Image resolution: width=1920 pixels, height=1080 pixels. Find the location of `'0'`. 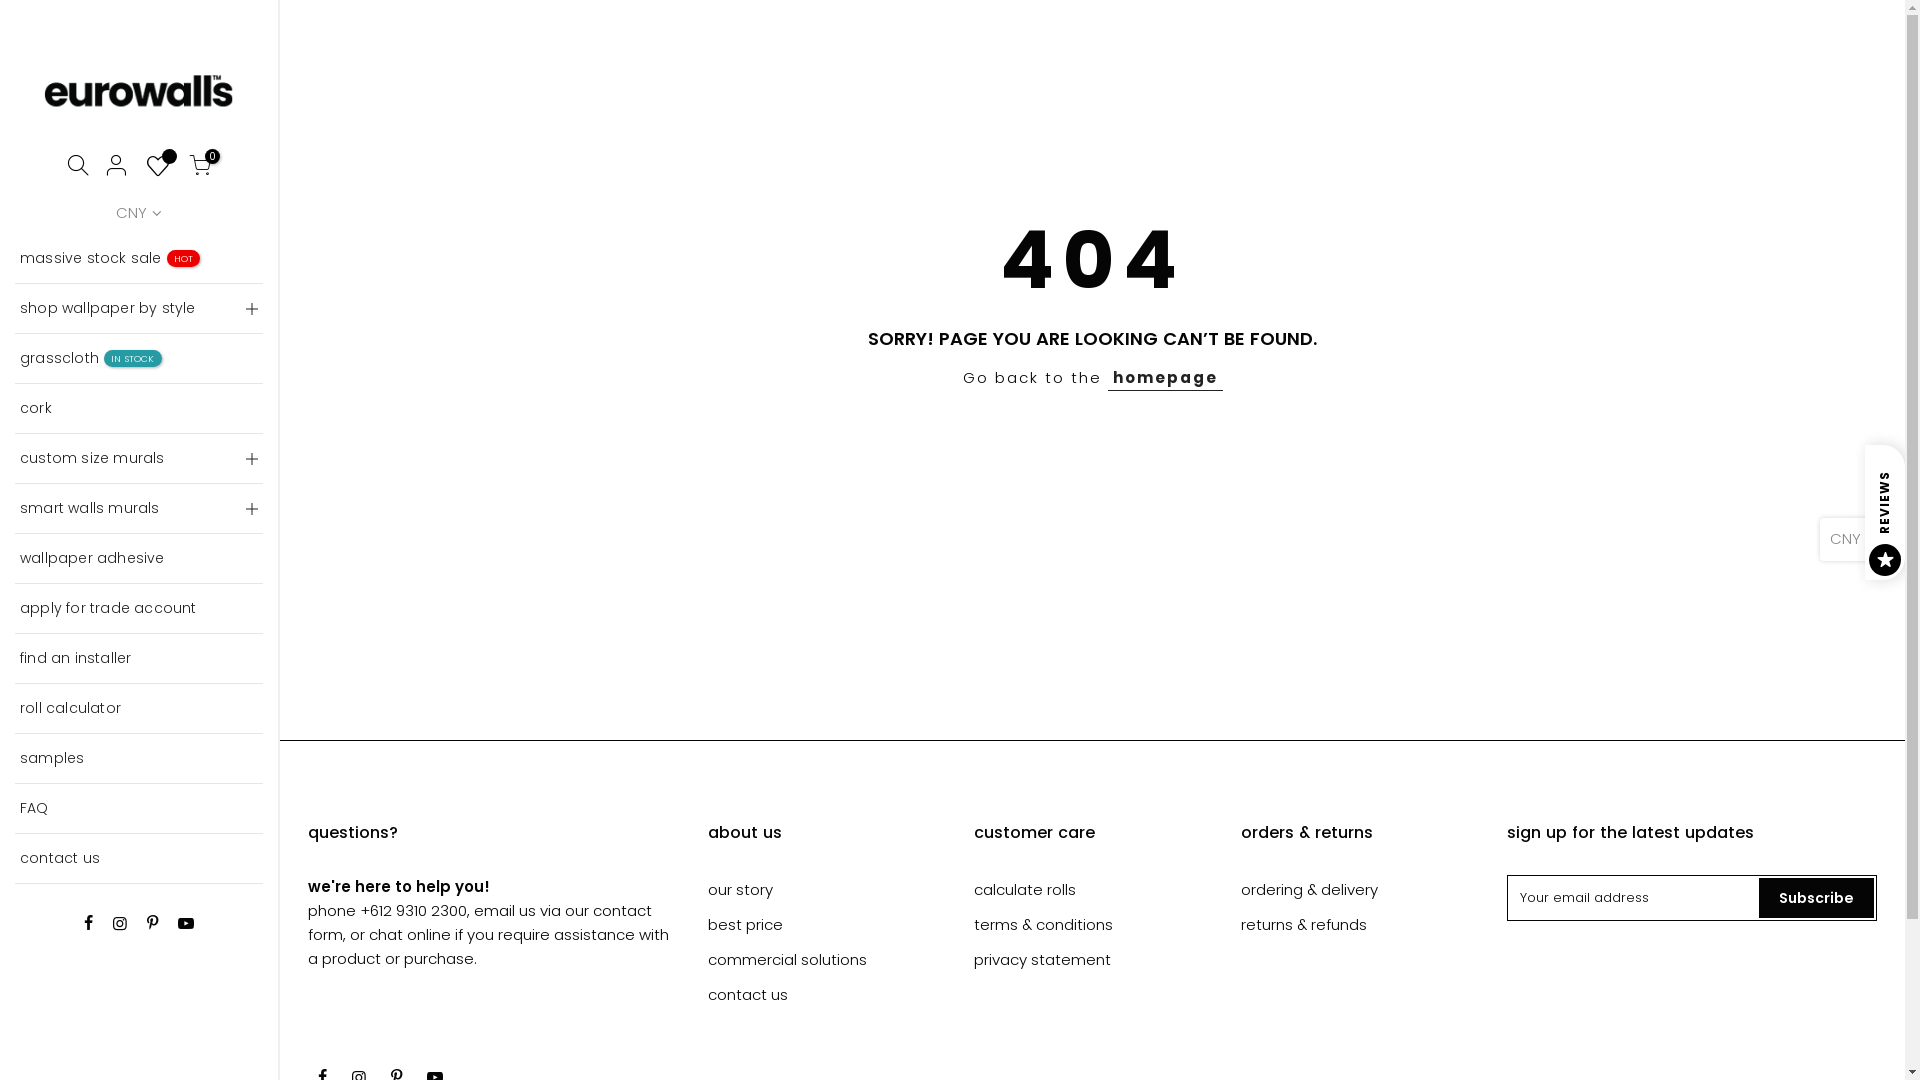

'0' is located at coordinates (200, 167).